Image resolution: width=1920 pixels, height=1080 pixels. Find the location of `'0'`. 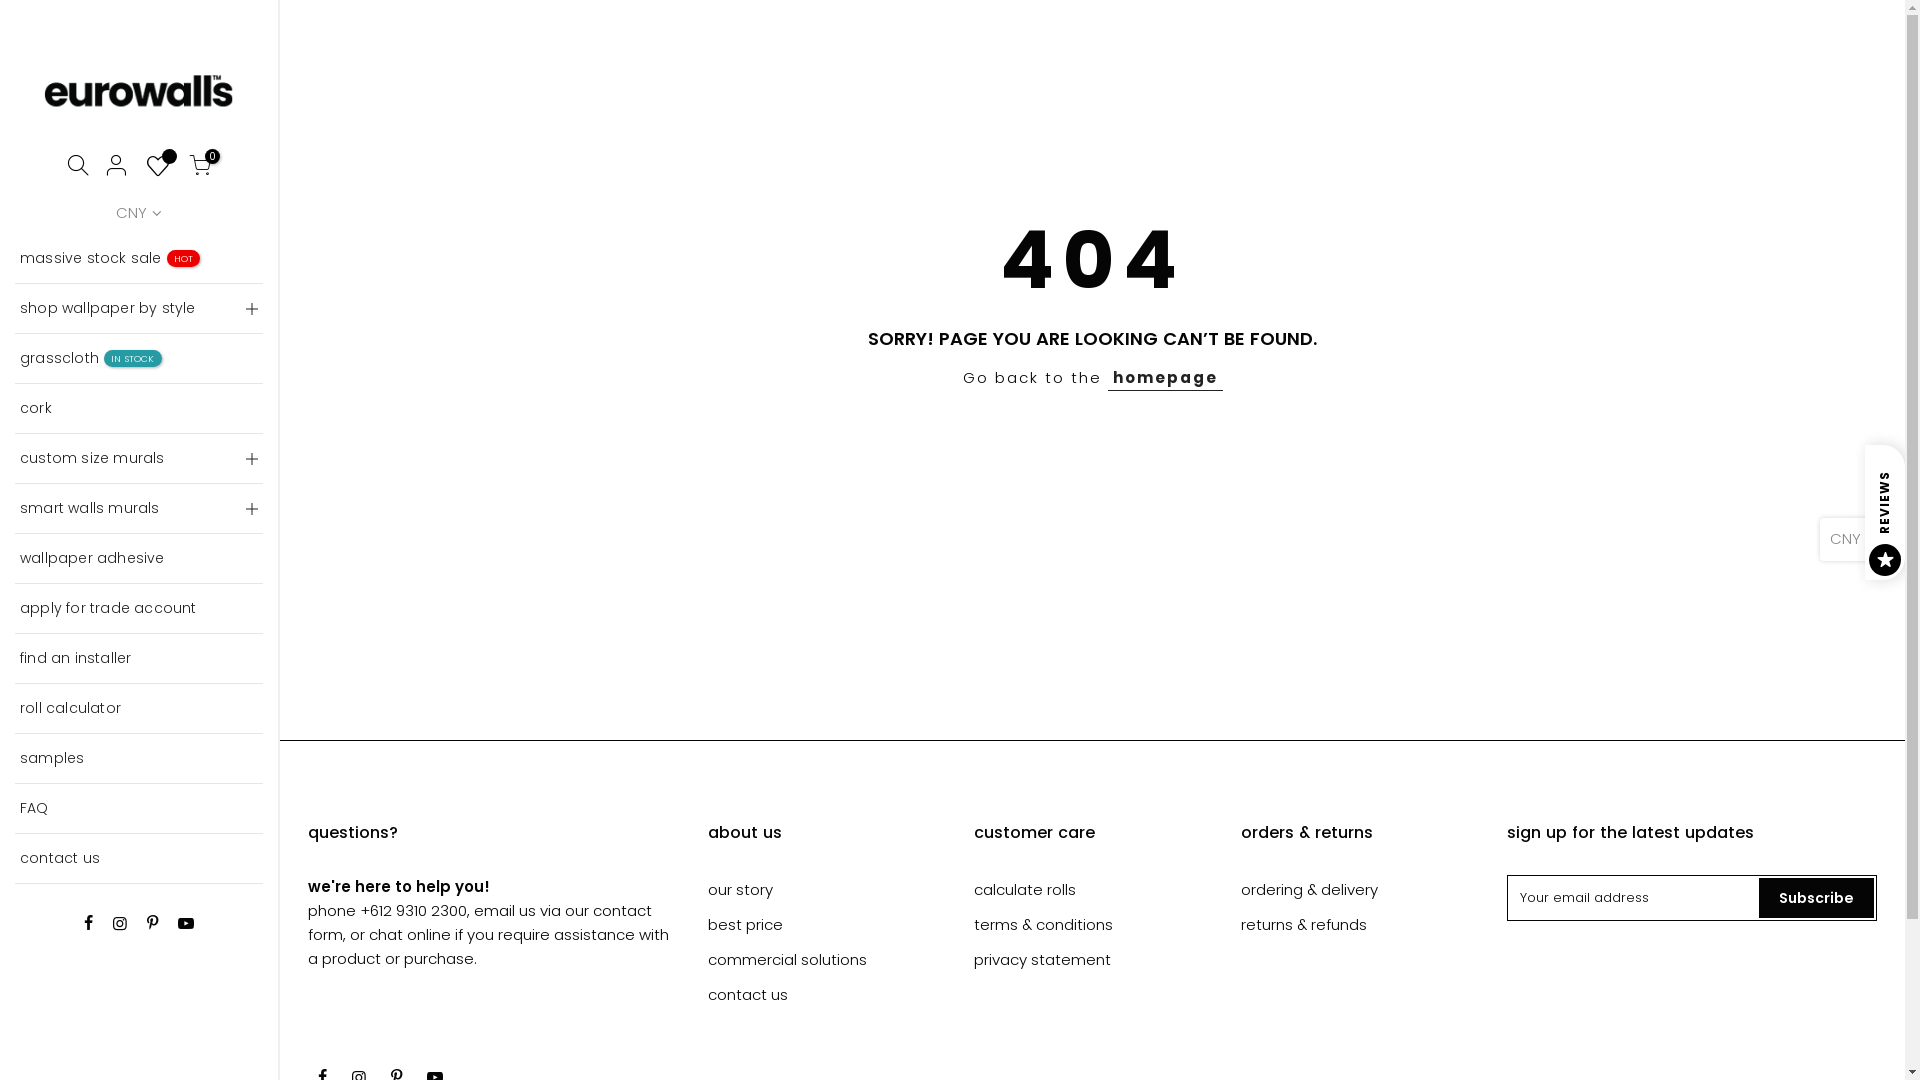

'0' is located at coordinates (200, 167).